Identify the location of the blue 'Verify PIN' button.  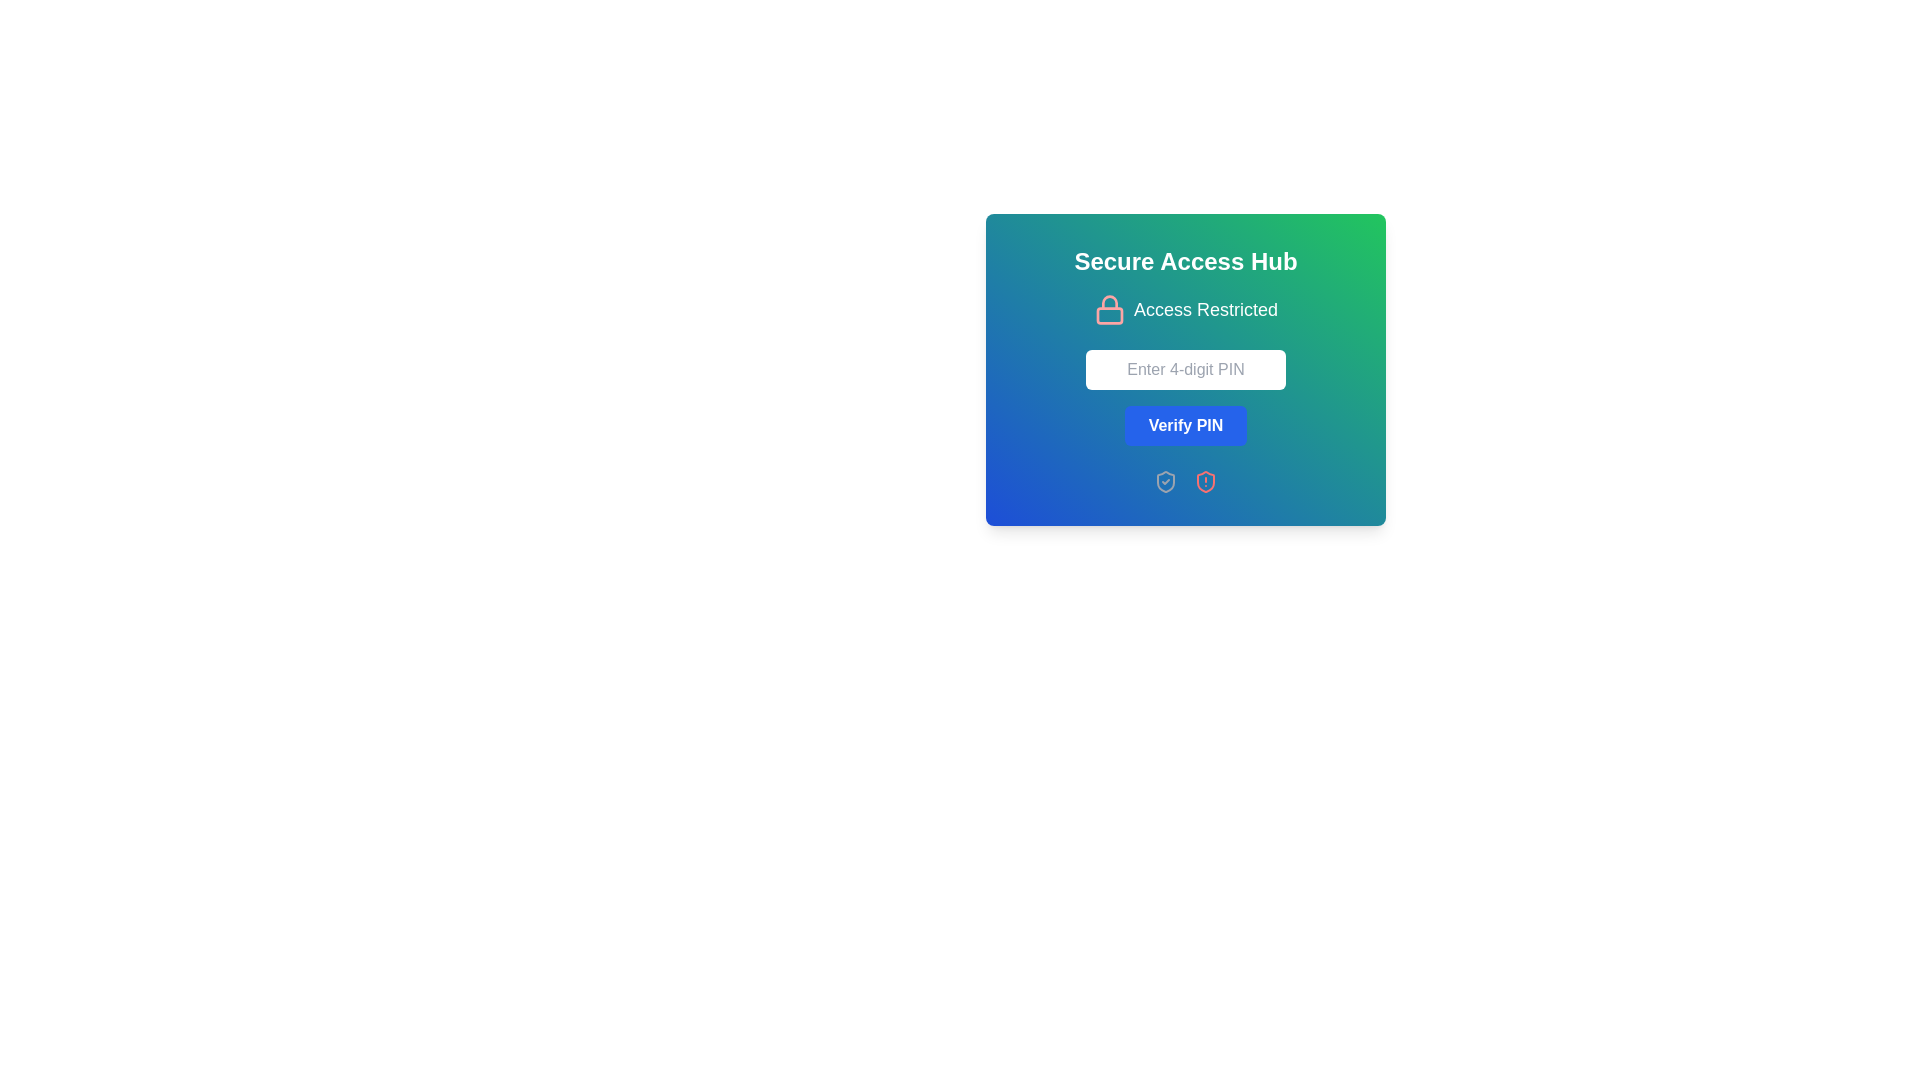
(1185, 424).